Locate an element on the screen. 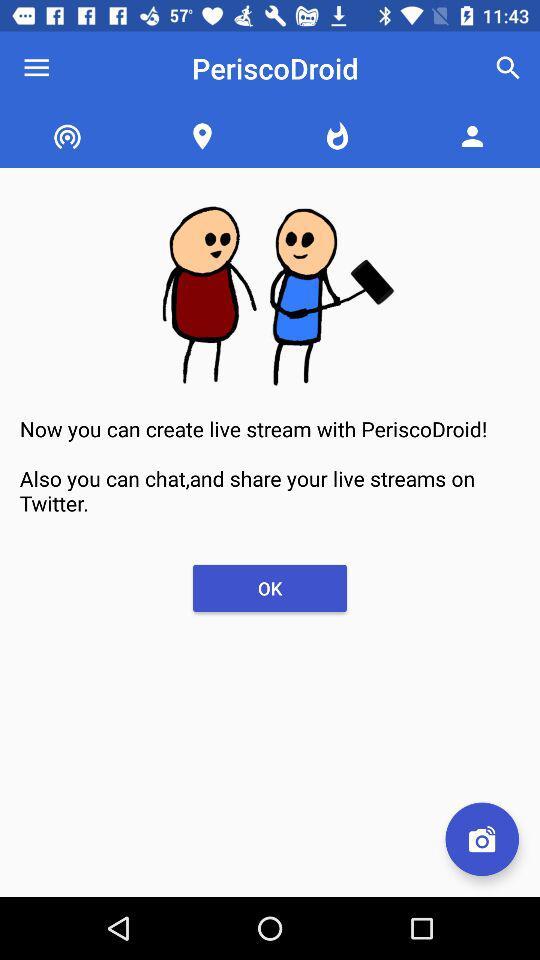 The width and height of the screenshot is (540, 960). the ok is located at coordinates (270, 588).